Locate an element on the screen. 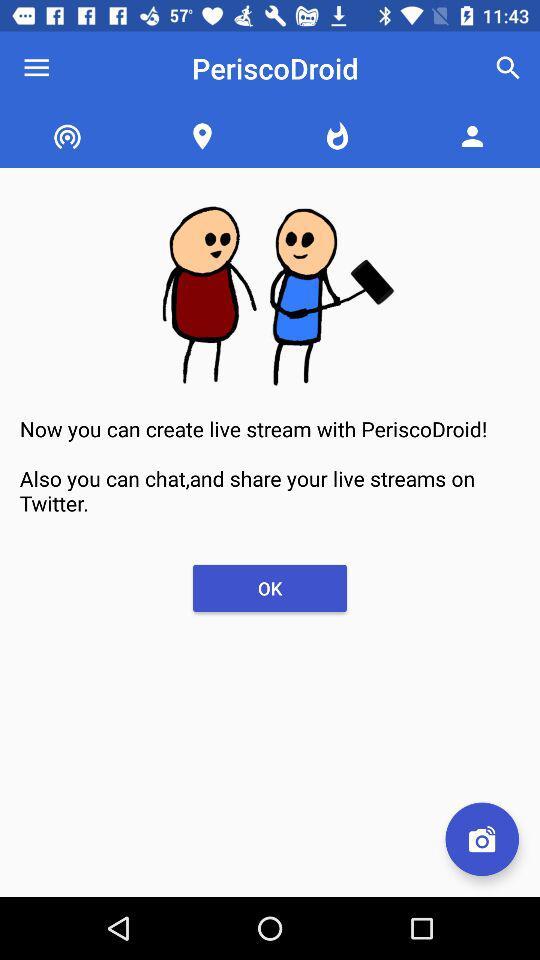 The width and height of the screenshot is (540, 960). the ok is located at coordinates (270, 588).